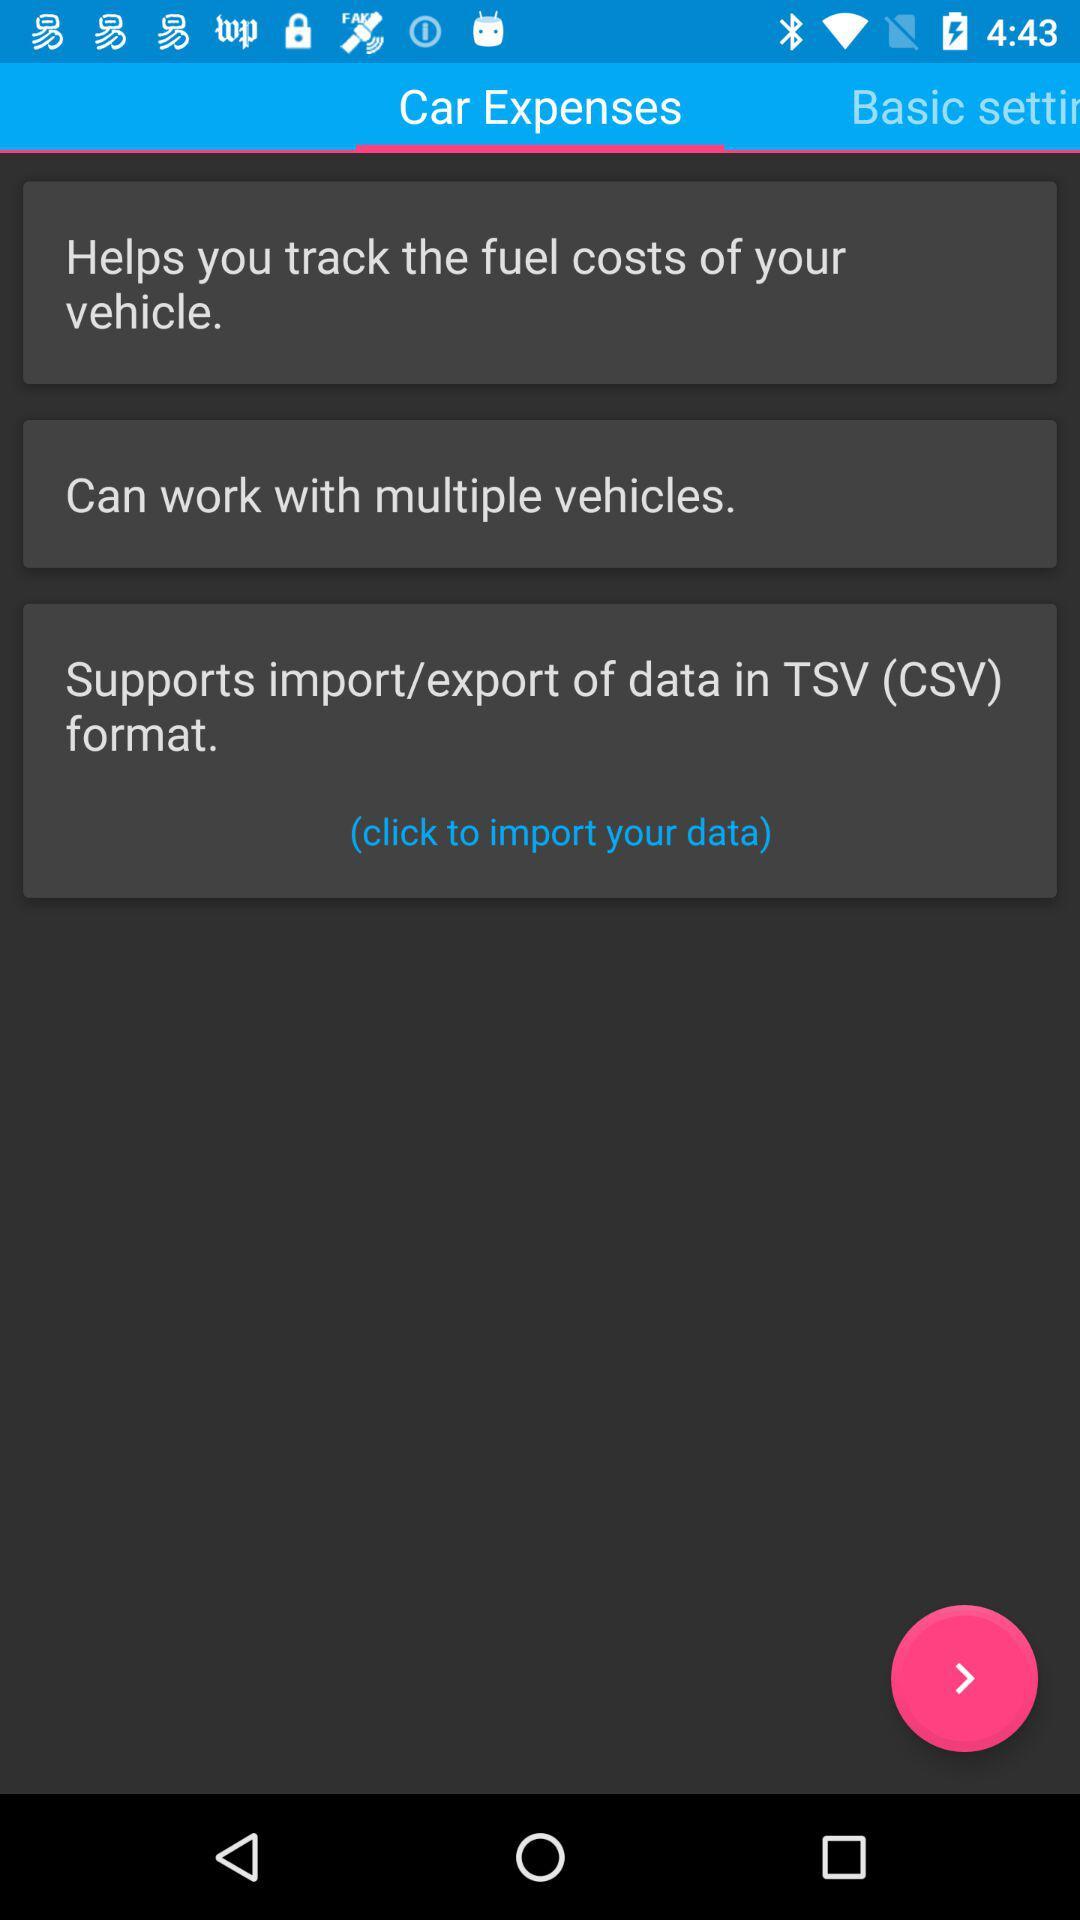 Image resolution: width=1080 pixels, height=1920 pixels. Describe the element at coordinates (963, 1678) in the screenshot. I see `the arrow_forward icon` at that location.